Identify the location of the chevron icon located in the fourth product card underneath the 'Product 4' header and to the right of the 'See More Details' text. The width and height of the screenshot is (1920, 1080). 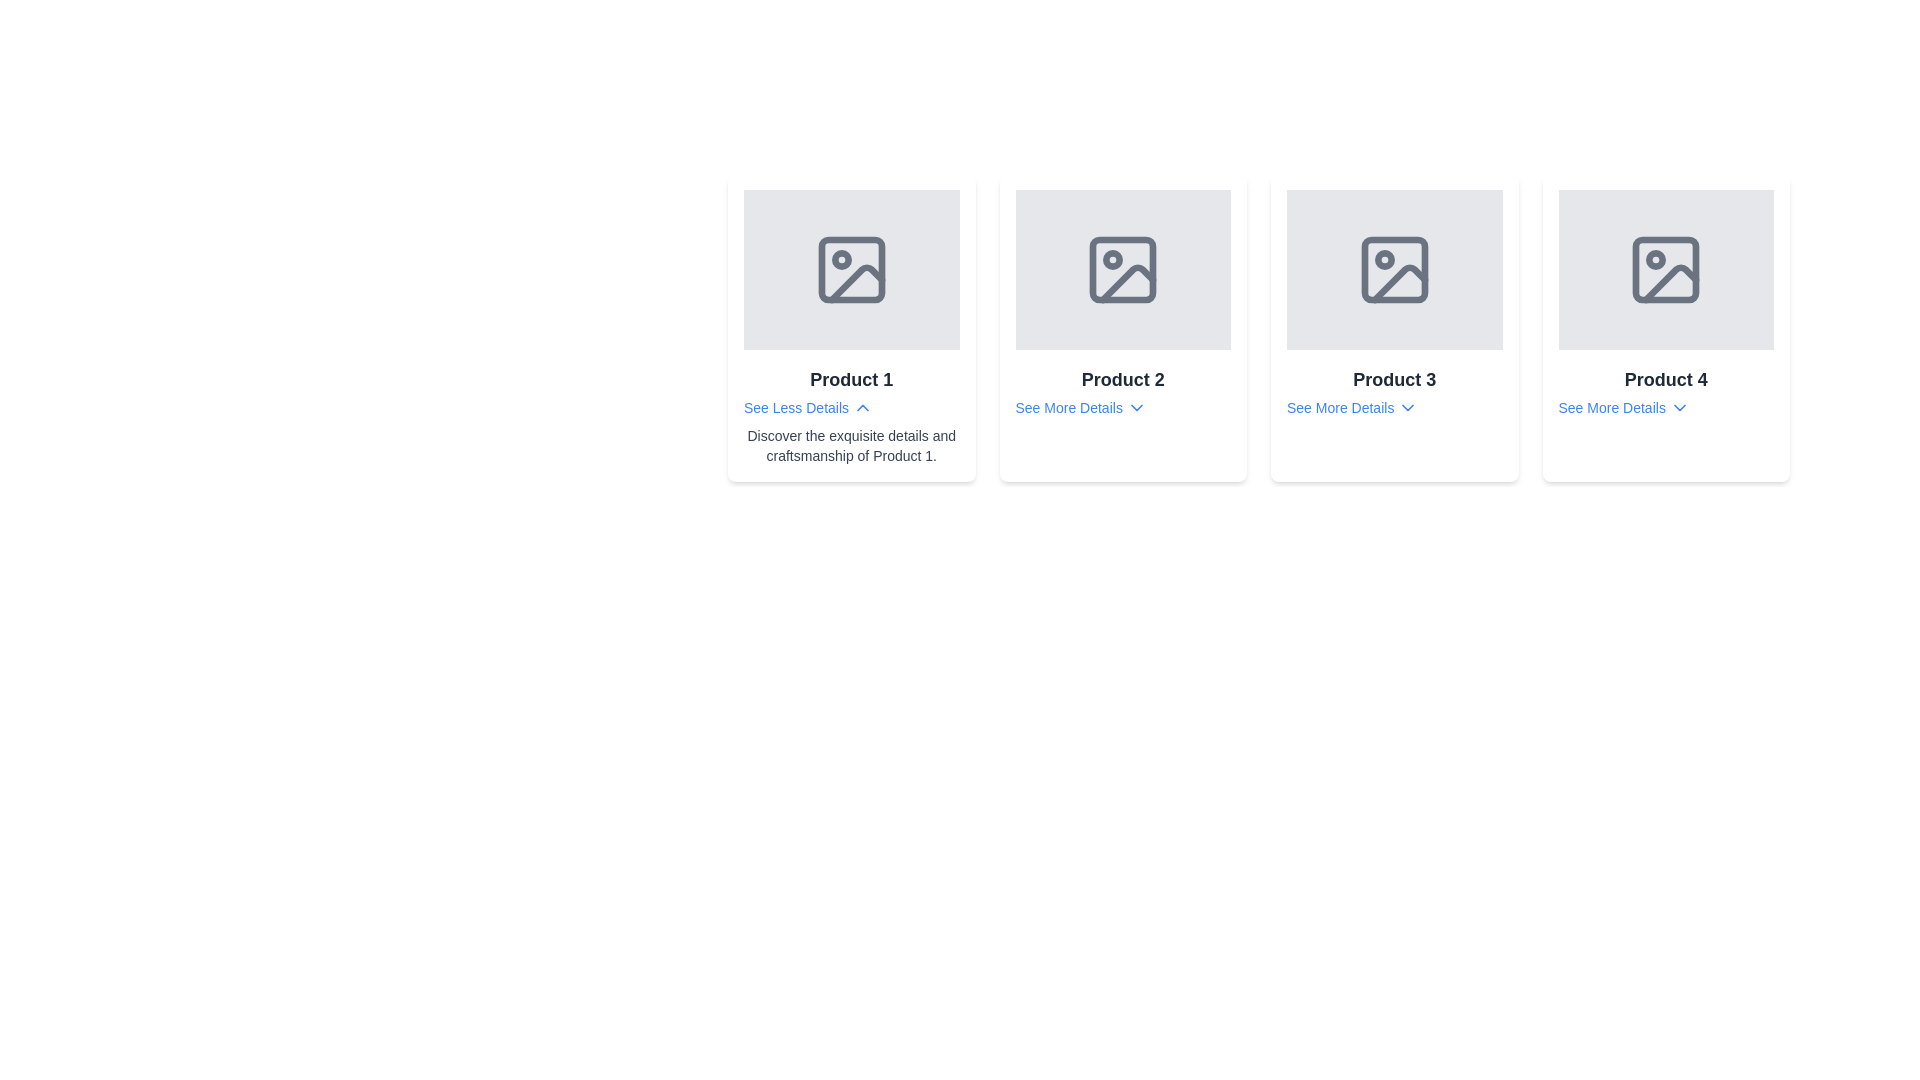
(1679, 407).